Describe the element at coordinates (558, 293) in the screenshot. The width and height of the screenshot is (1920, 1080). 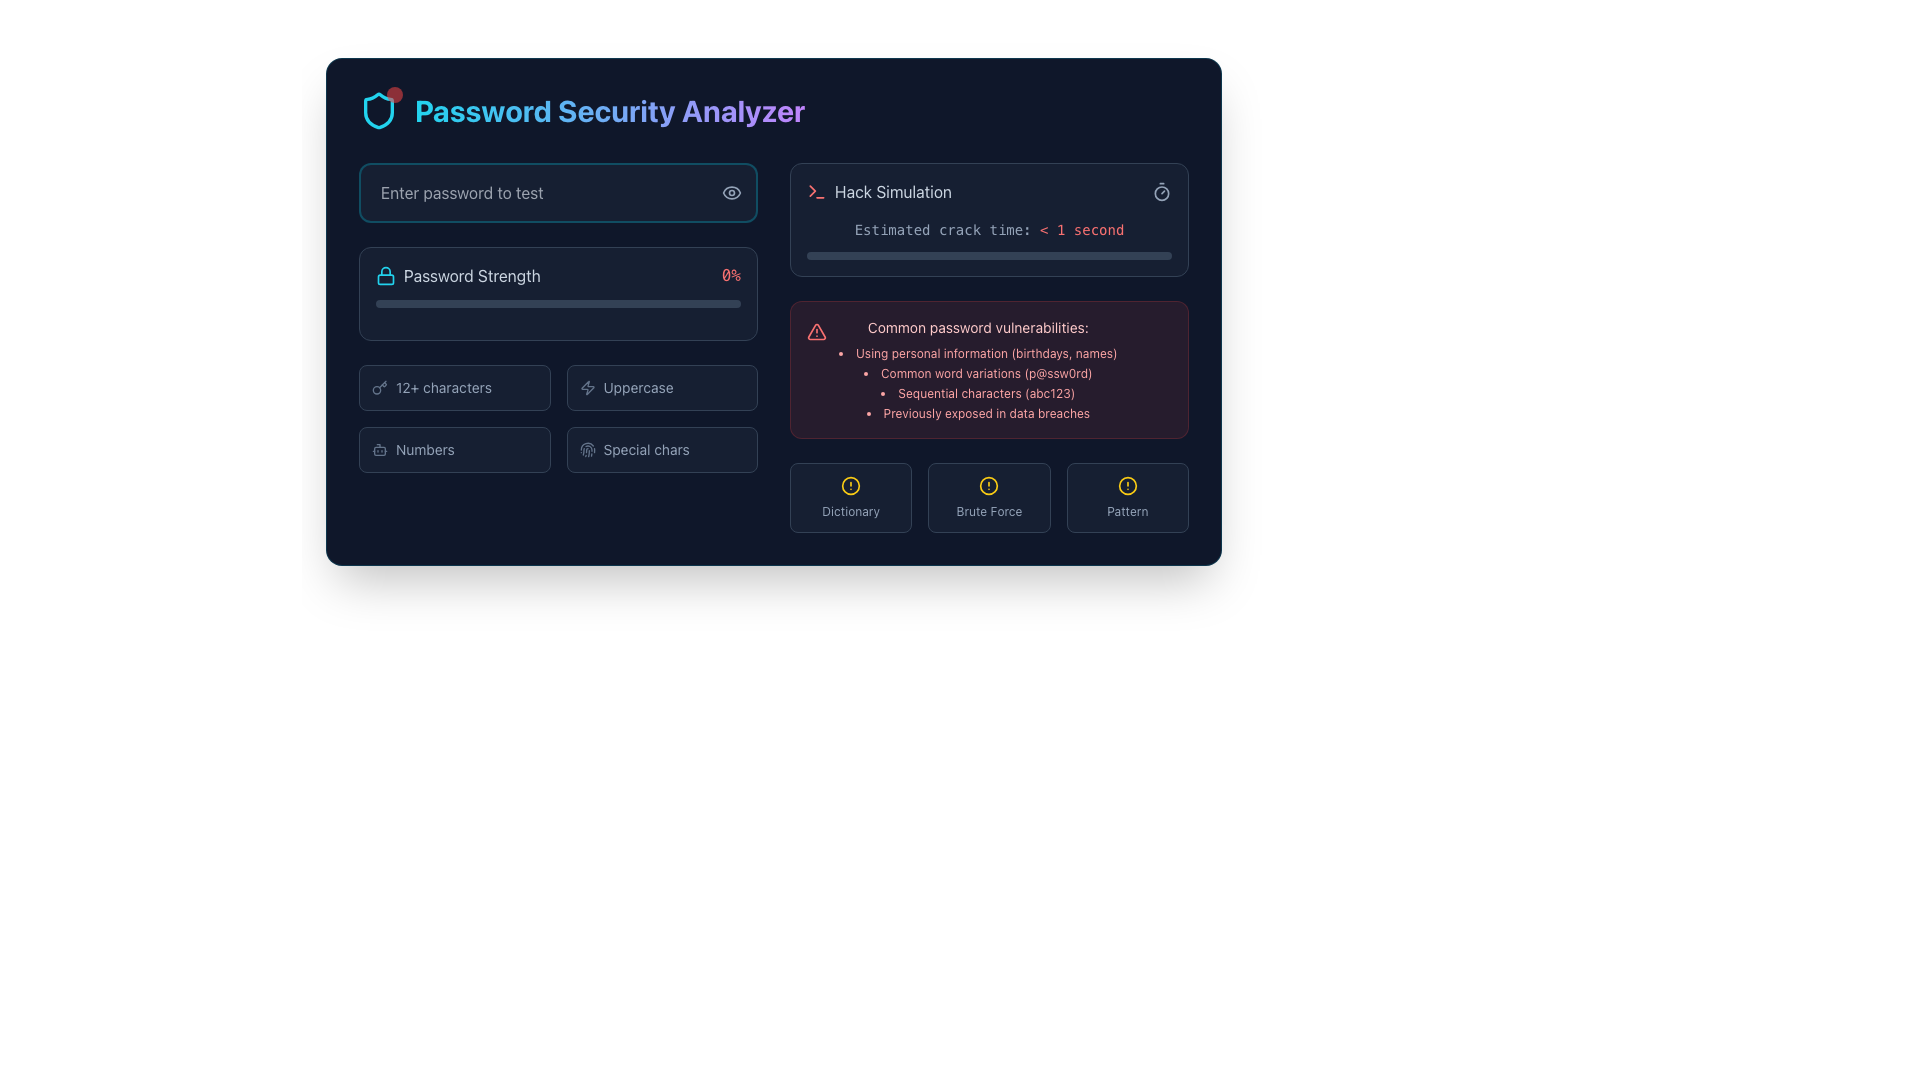
I see `the Password strength indicator, which is a rectangular box with a dark background, rounded corners, and a lock icon followed by the text 'Password Strength' and '0%' on the right, located below the password input field` at that location.